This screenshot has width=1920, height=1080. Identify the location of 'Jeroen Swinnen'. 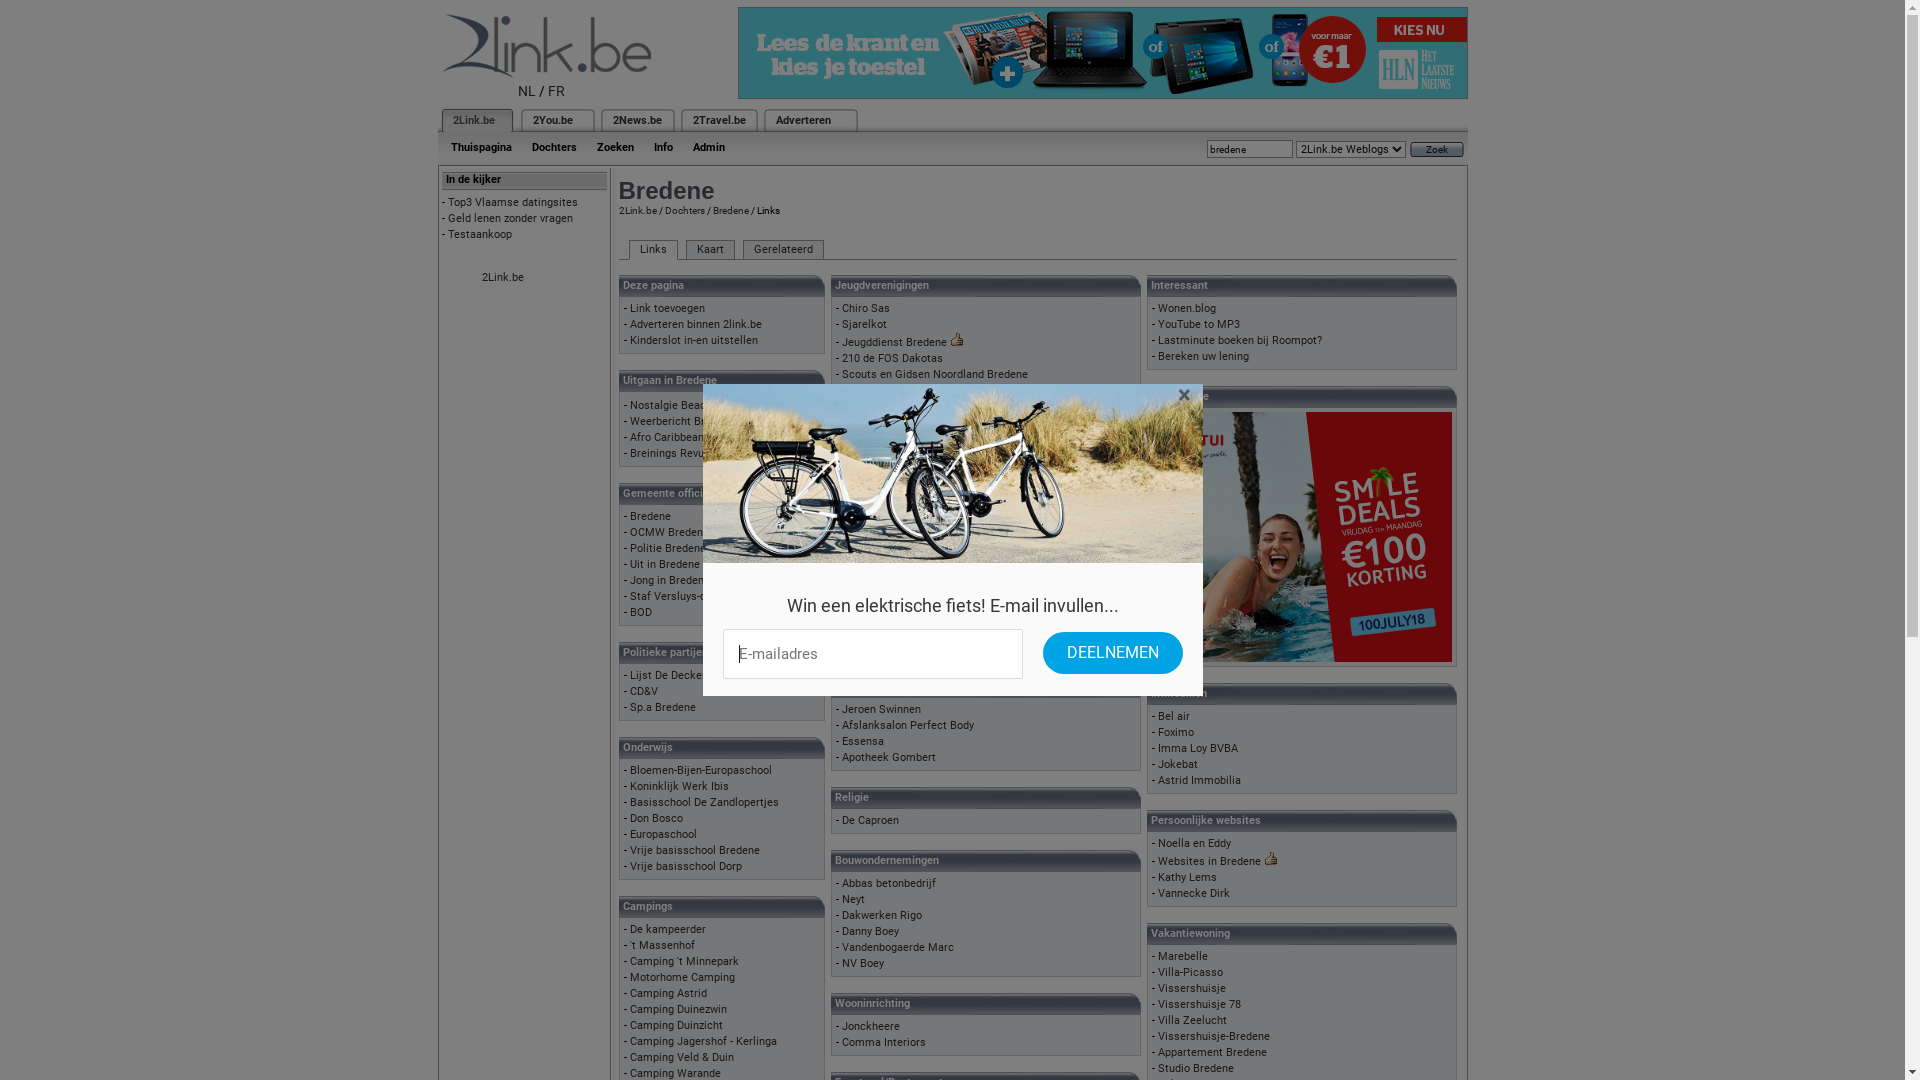
(841, 708).